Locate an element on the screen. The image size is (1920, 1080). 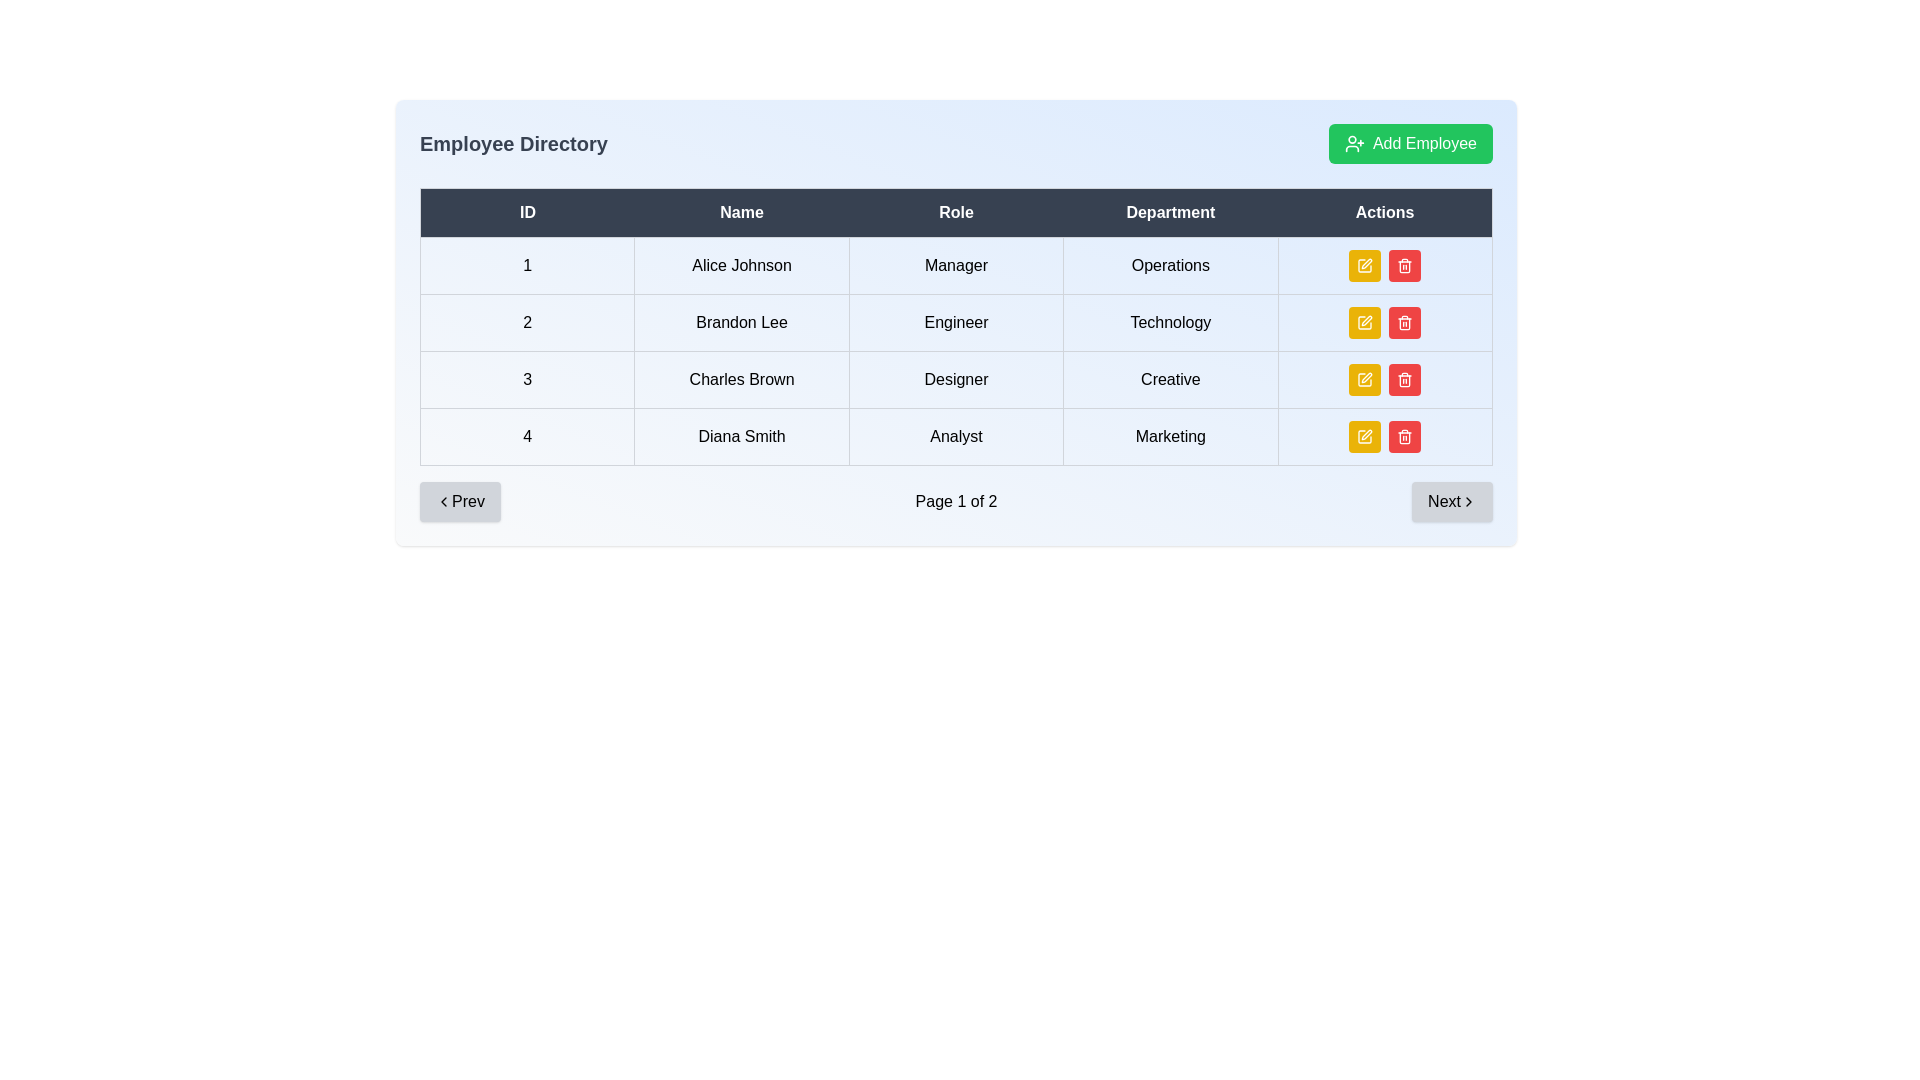
the delete button located in the 'Actions' column of the last row of the table is located at coordinates (1404, 265).